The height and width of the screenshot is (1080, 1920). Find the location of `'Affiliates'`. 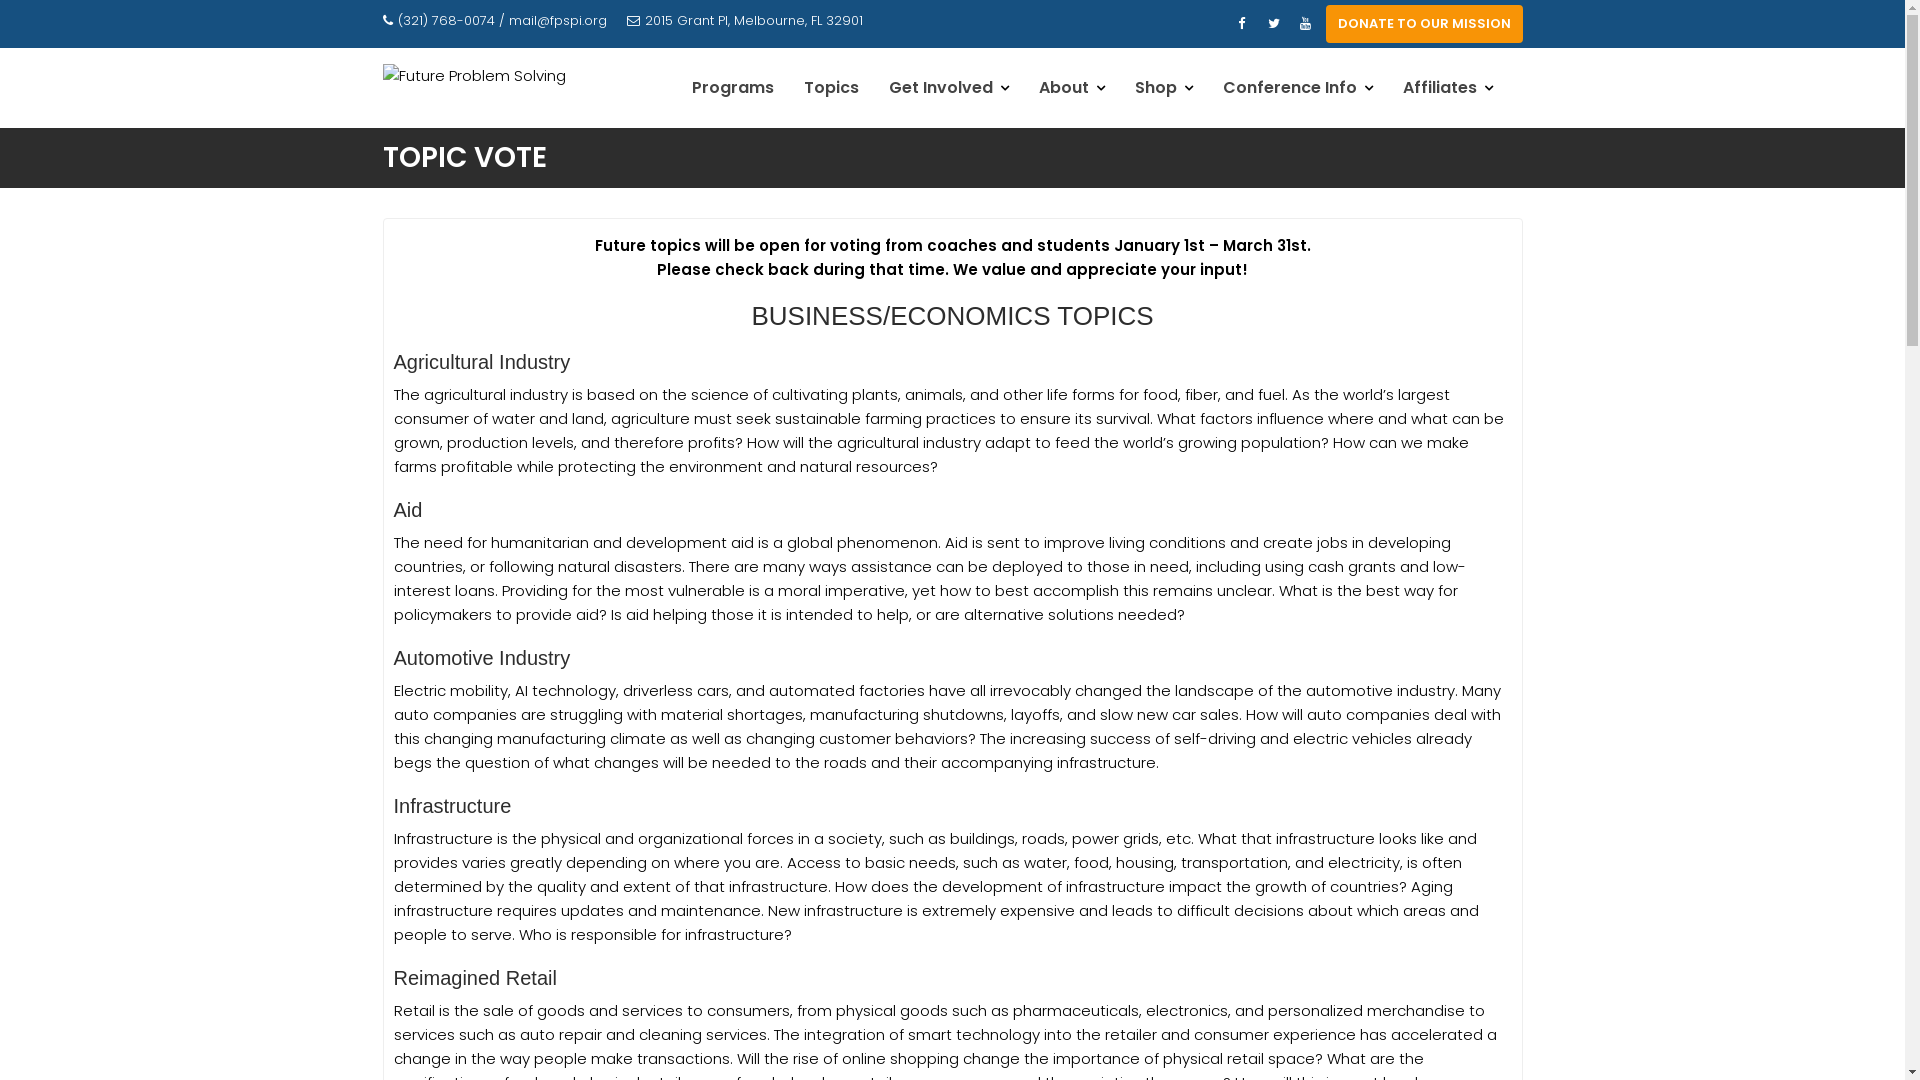

'Affiliates' is located at coordinates (1448, 87).